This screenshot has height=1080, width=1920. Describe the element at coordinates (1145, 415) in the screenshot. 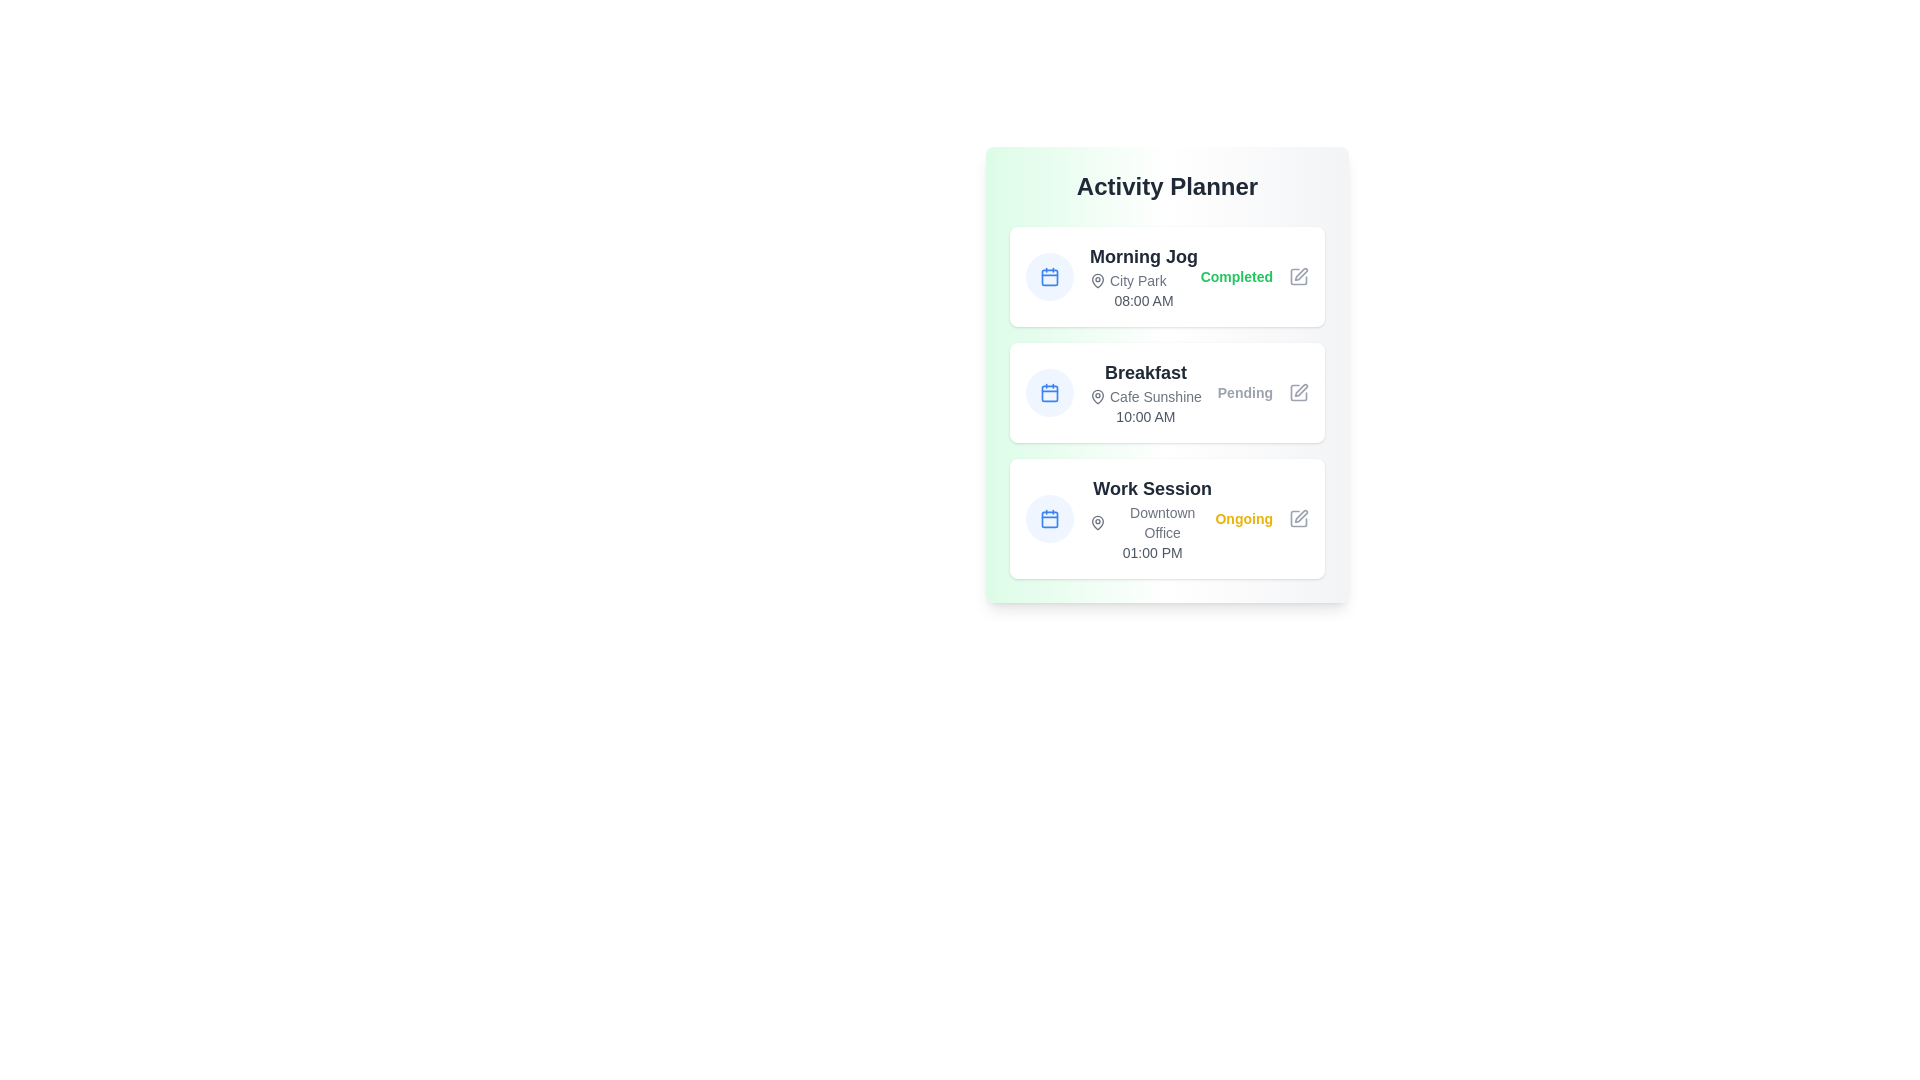

I see `the text element displaying '10:00 AM' in gray color, located at the bottom-right of the 'Breakfast' section under 'Cafe Sunshine'` at that location.